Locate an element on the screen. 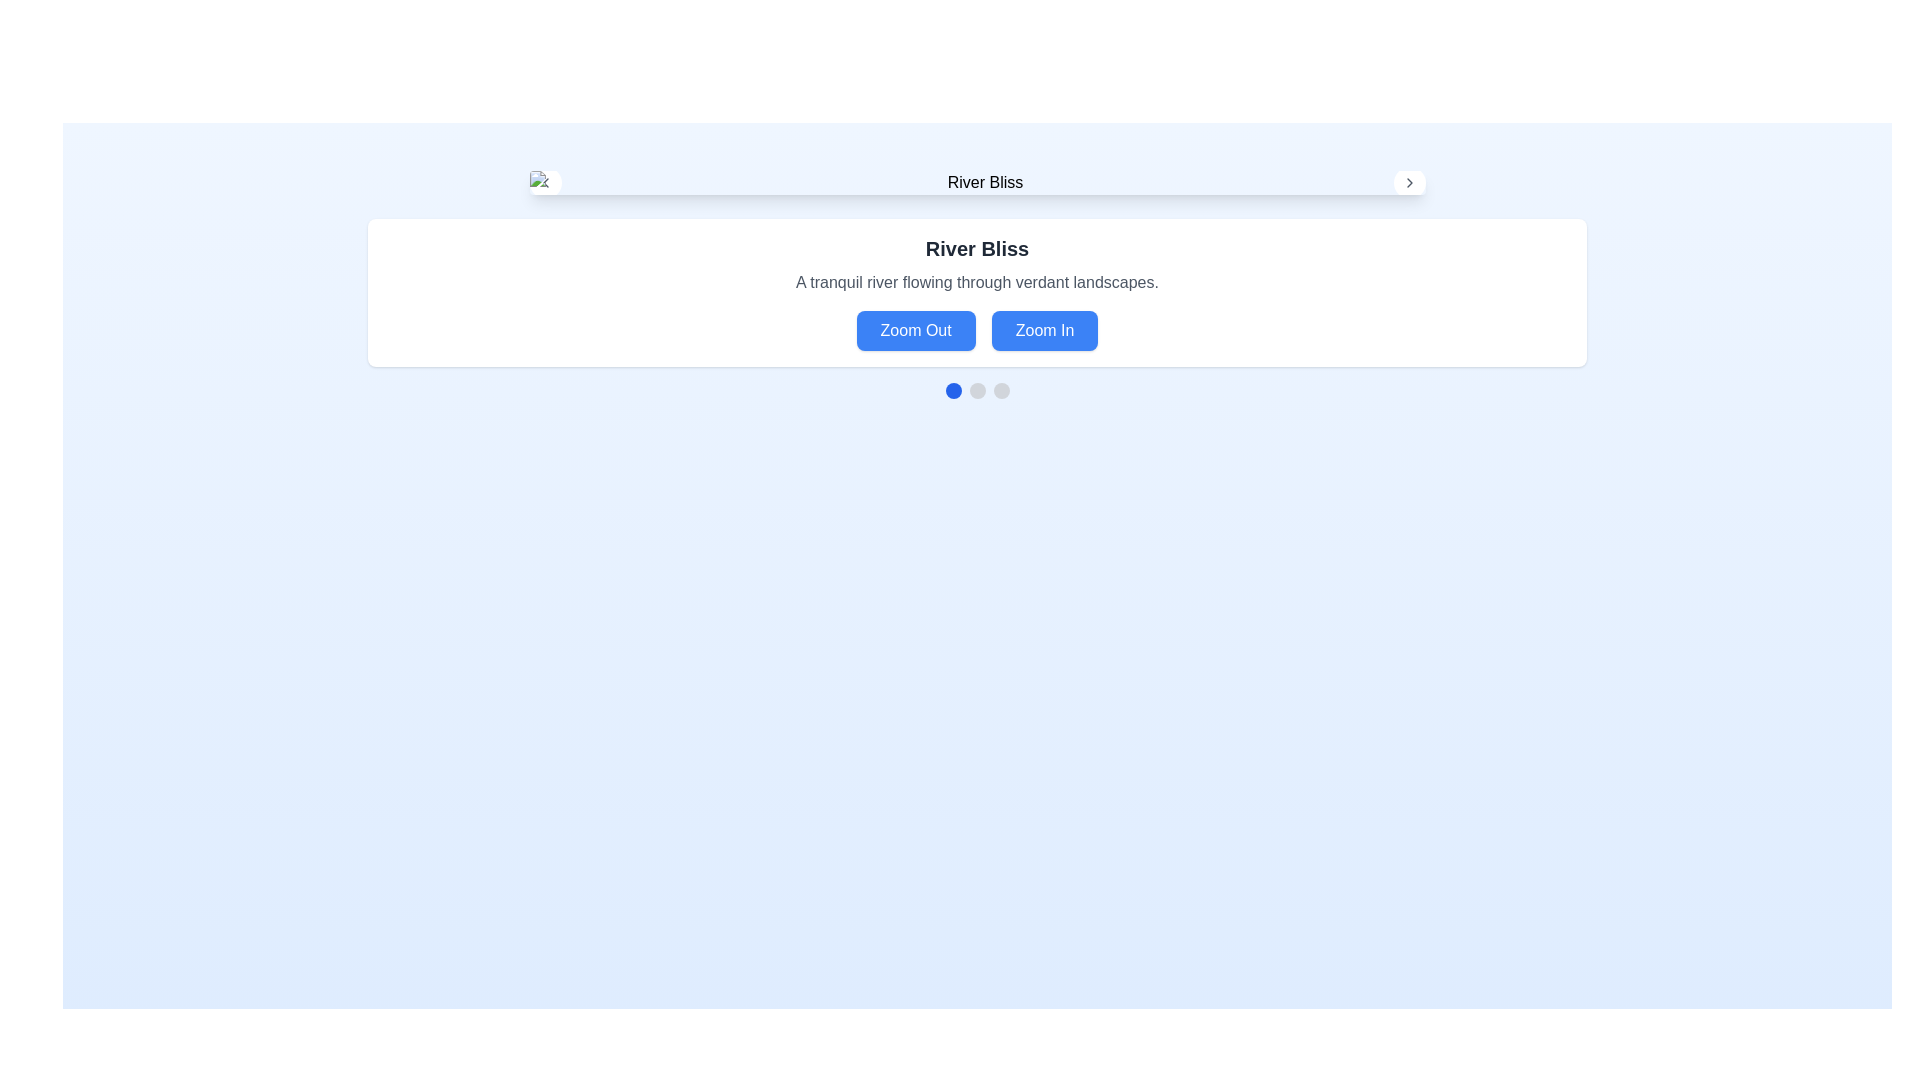  the blue circular indicator, which is the leftmost in a group of three is located at coordinates (952, 390).